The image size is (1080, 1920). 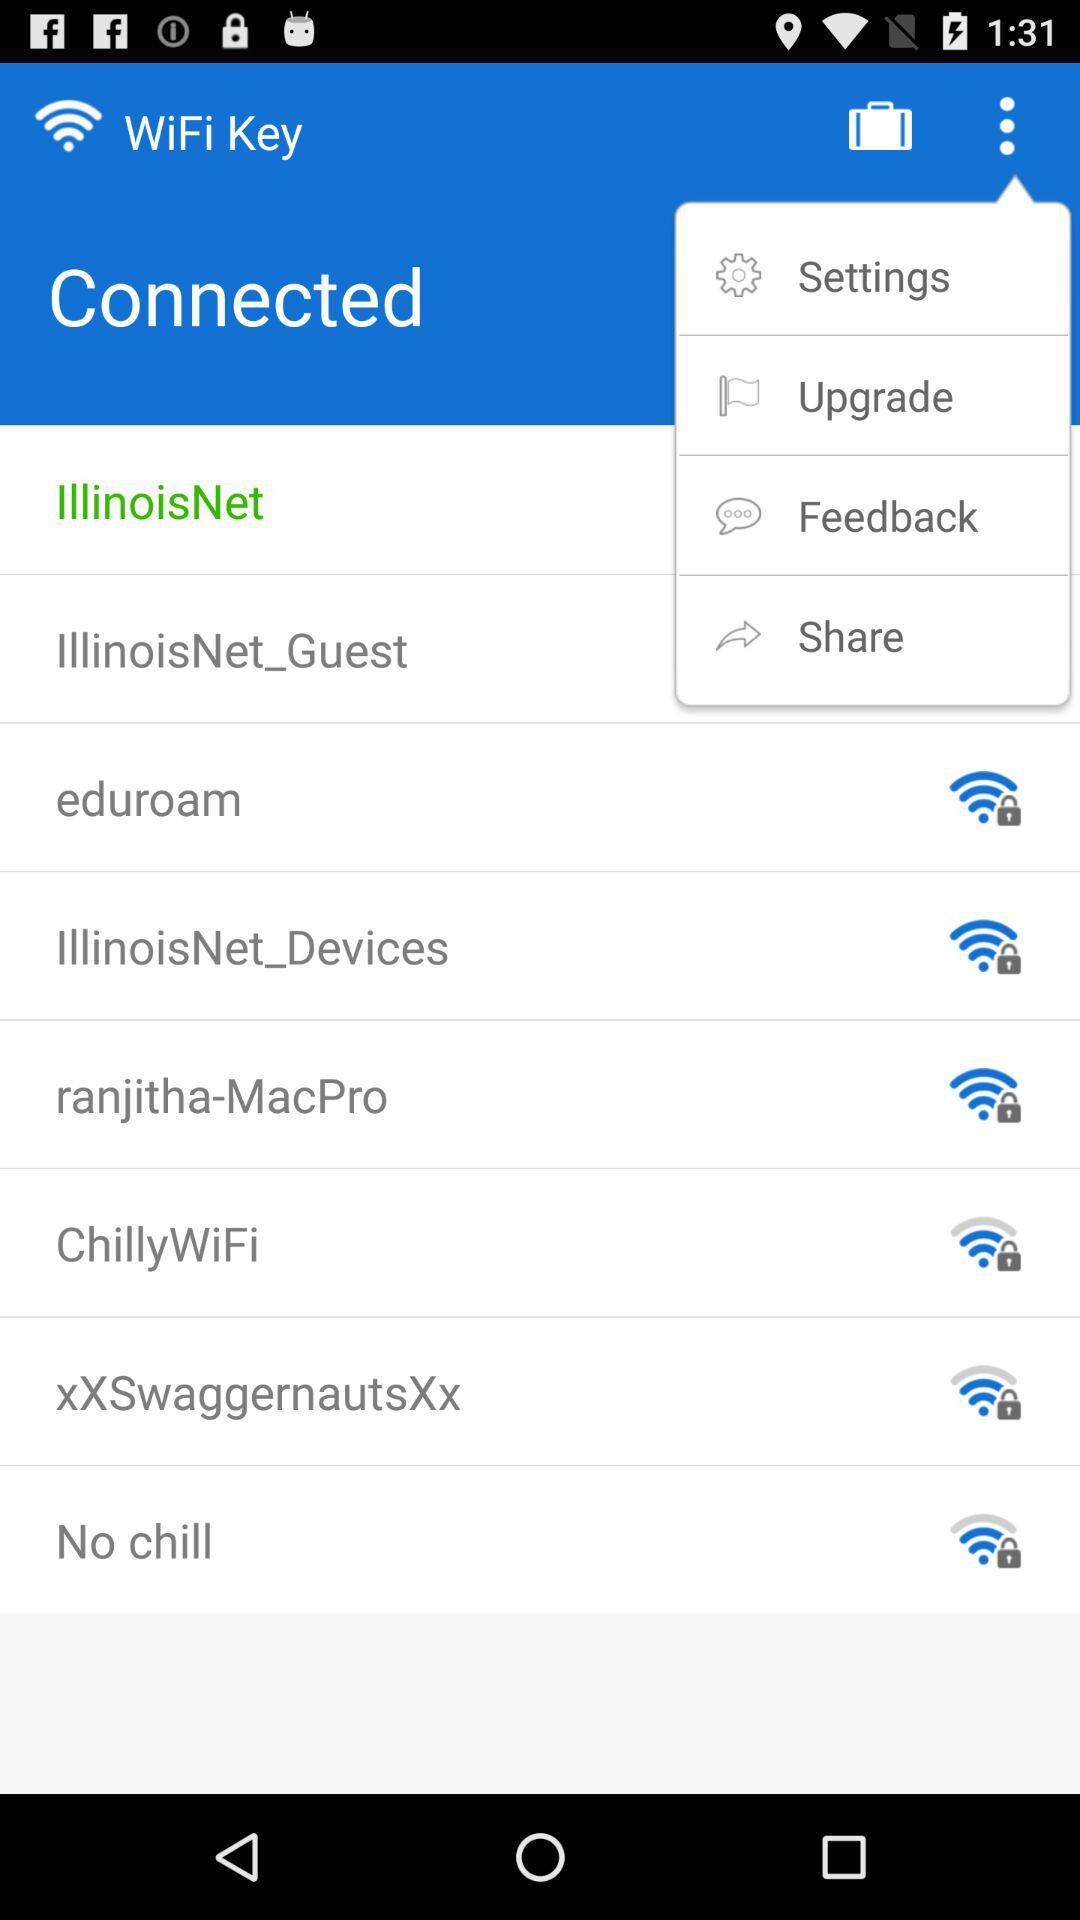 What do you see at coordinates (874, 395) in the screenshot?
I see `the upgrade icon` at bounding box center [874, 395].